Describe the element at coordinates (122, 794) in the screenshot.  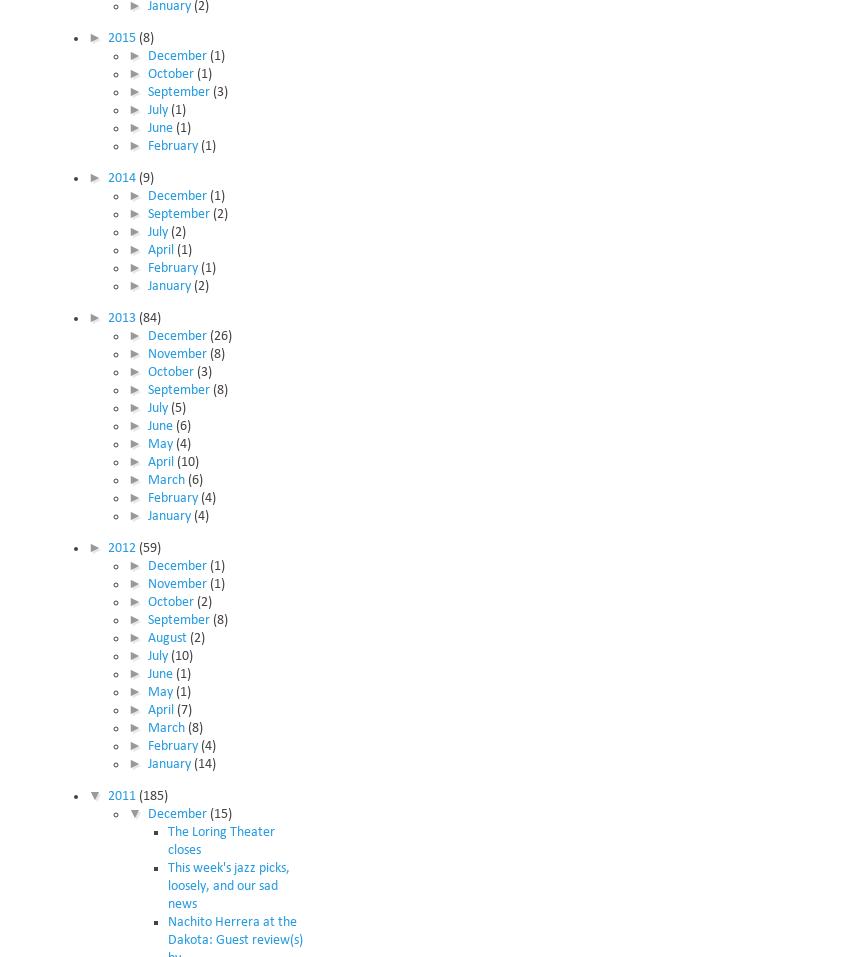
I see `'2011'` at that location.